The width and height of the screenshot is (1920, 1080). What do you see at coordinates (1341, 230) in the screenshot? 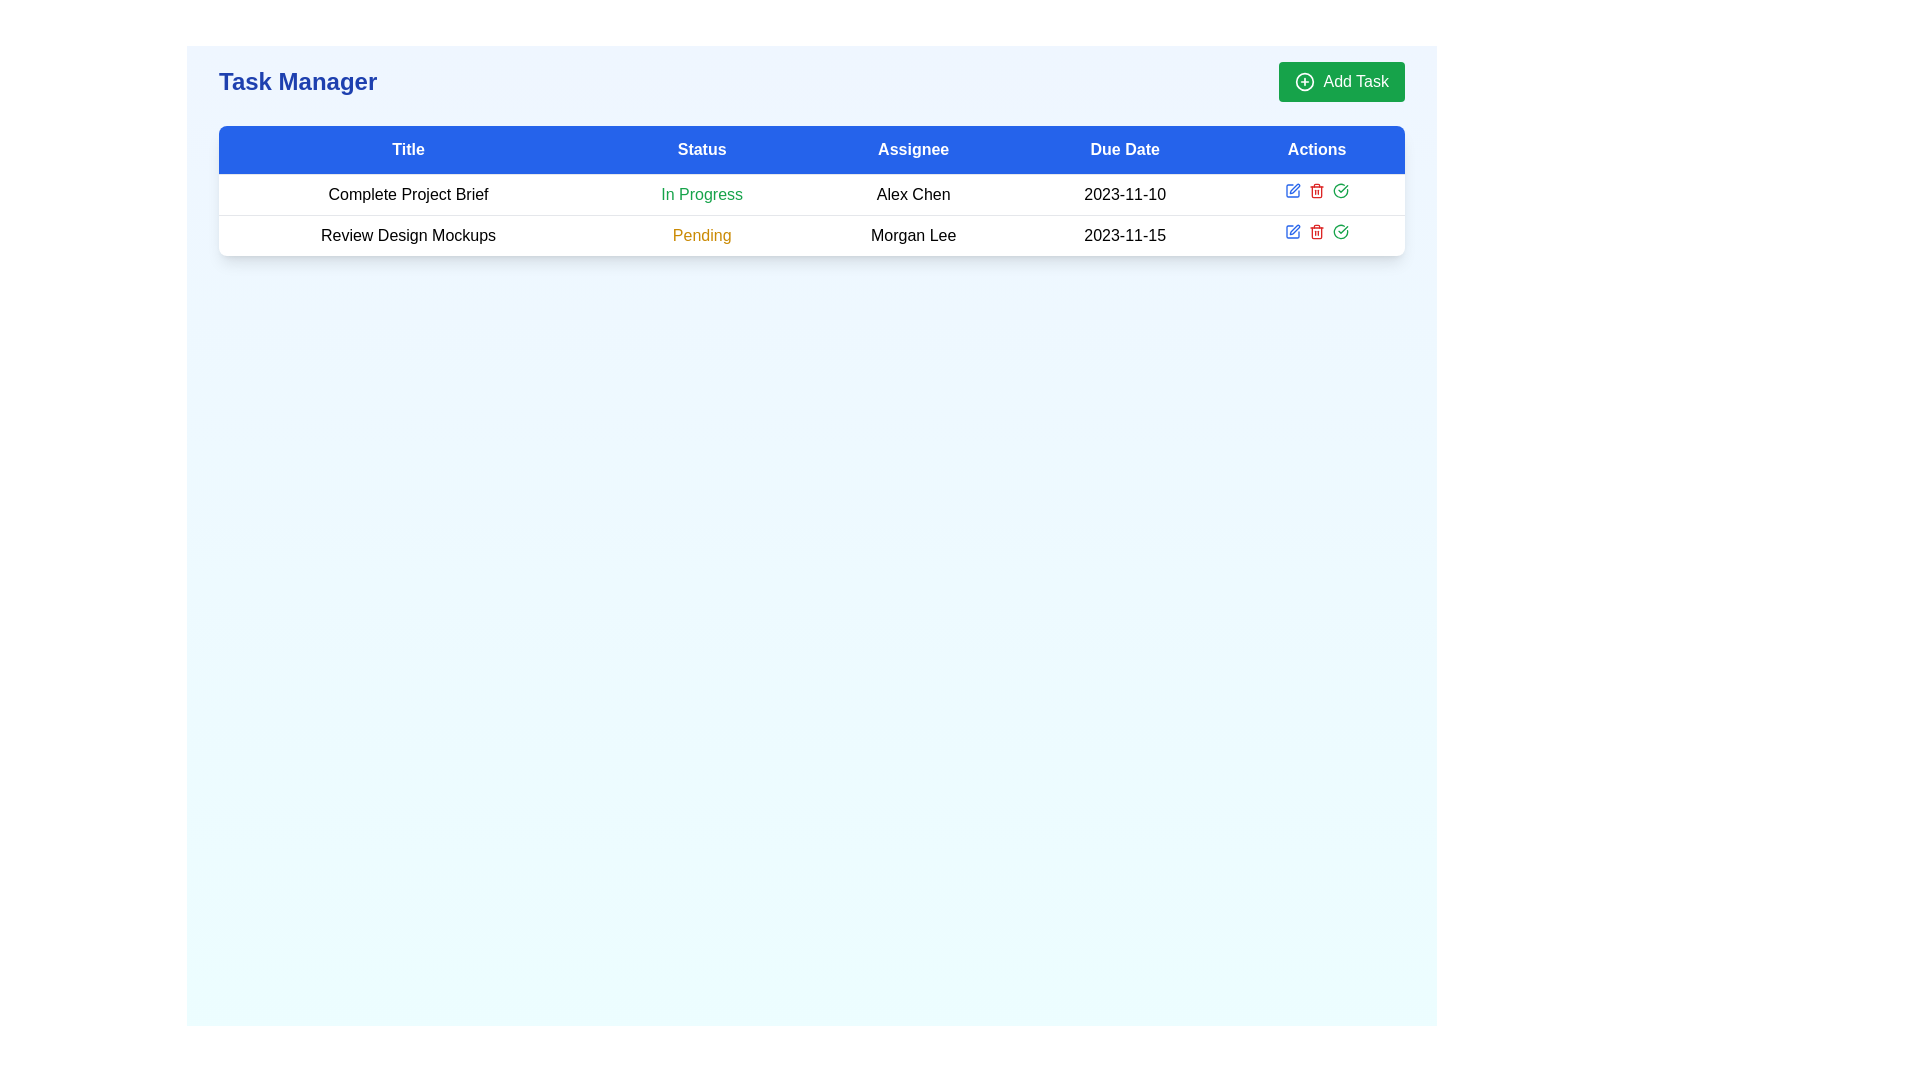
I see `the green circular check mark button in the Actions column of the first row of the data table` at bounding box center [1341, 230].